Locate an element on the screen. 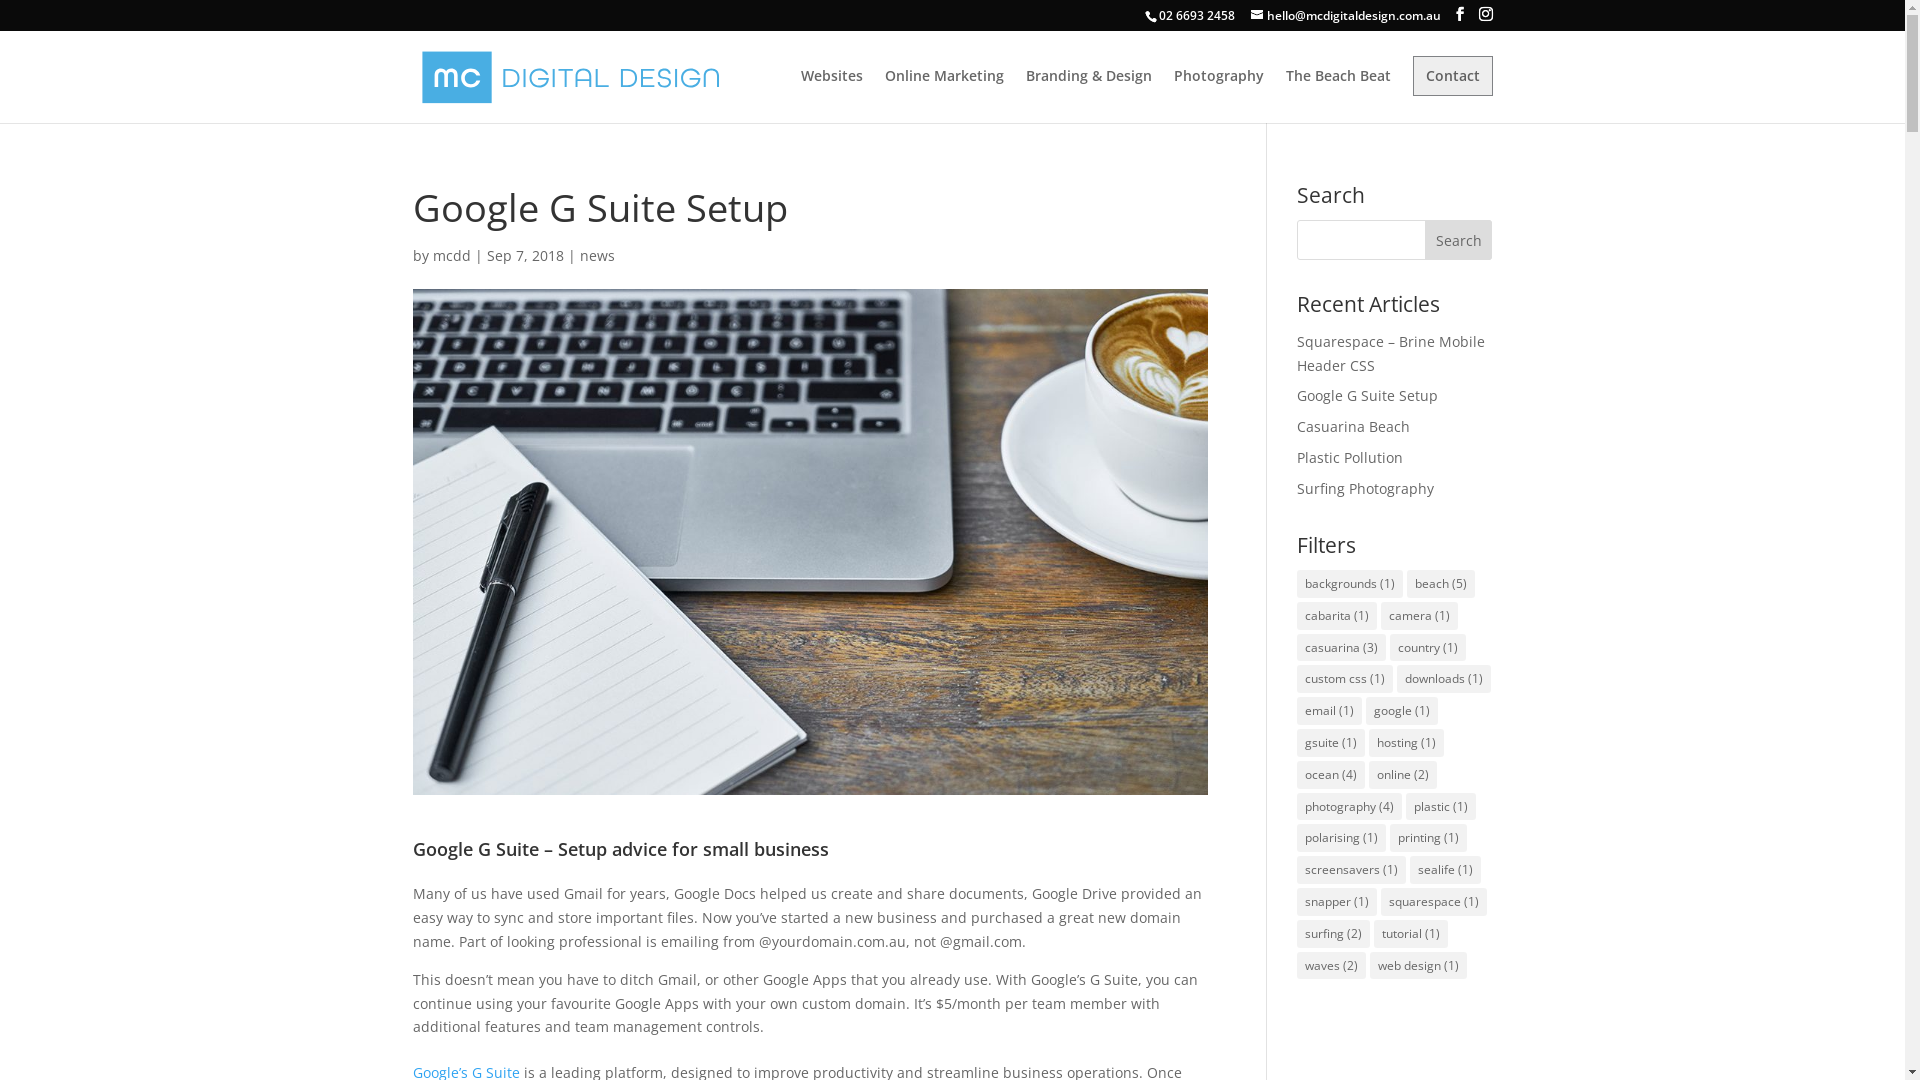 This screenshot has width=1920, height=1080. 'Photography' is located at coordinates (1218, 96).